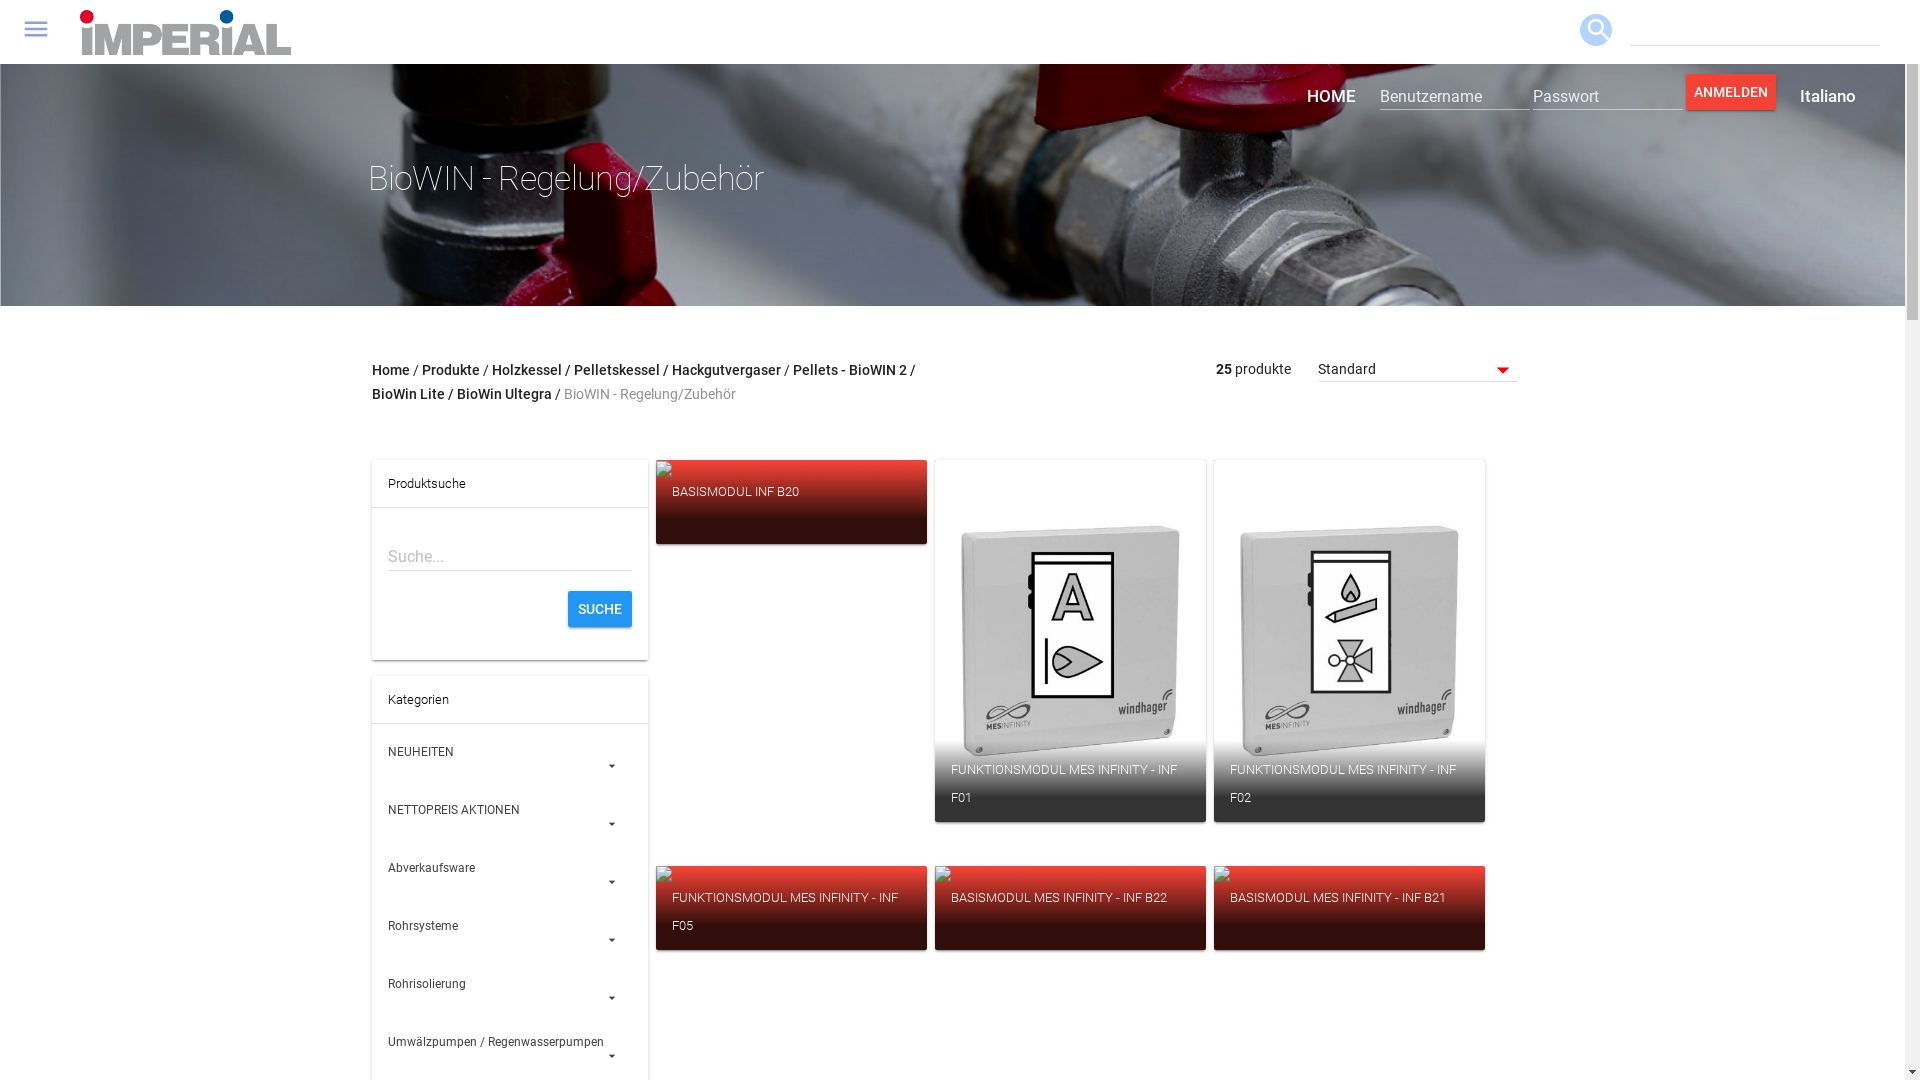 The height and width of the screenshot is (1080, 1920). Describe the element at coordinates (1730, 92) in the screenshot. I see `'ANMELDEN'` at that location.